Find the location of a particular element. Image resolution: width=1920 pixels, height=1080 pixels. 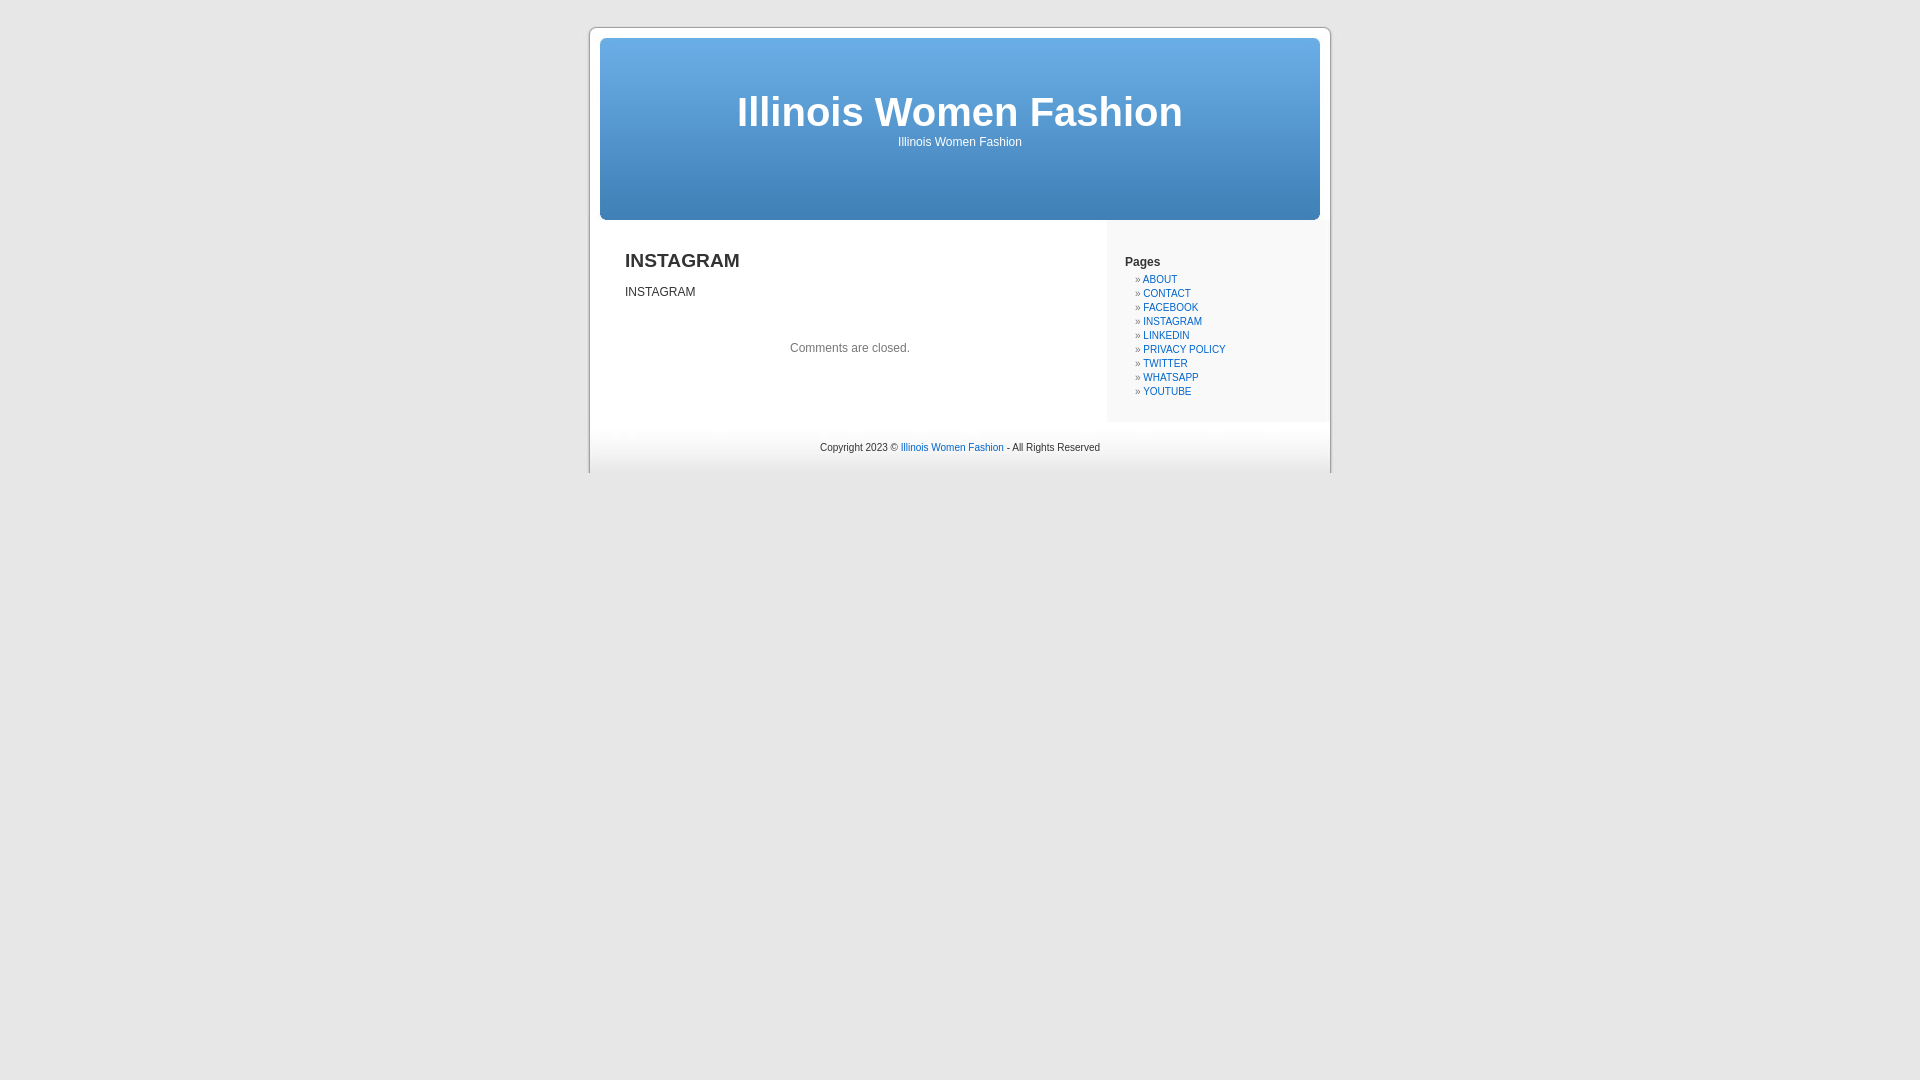

'LINKEDIN' is located at coordinates (1166, 334).